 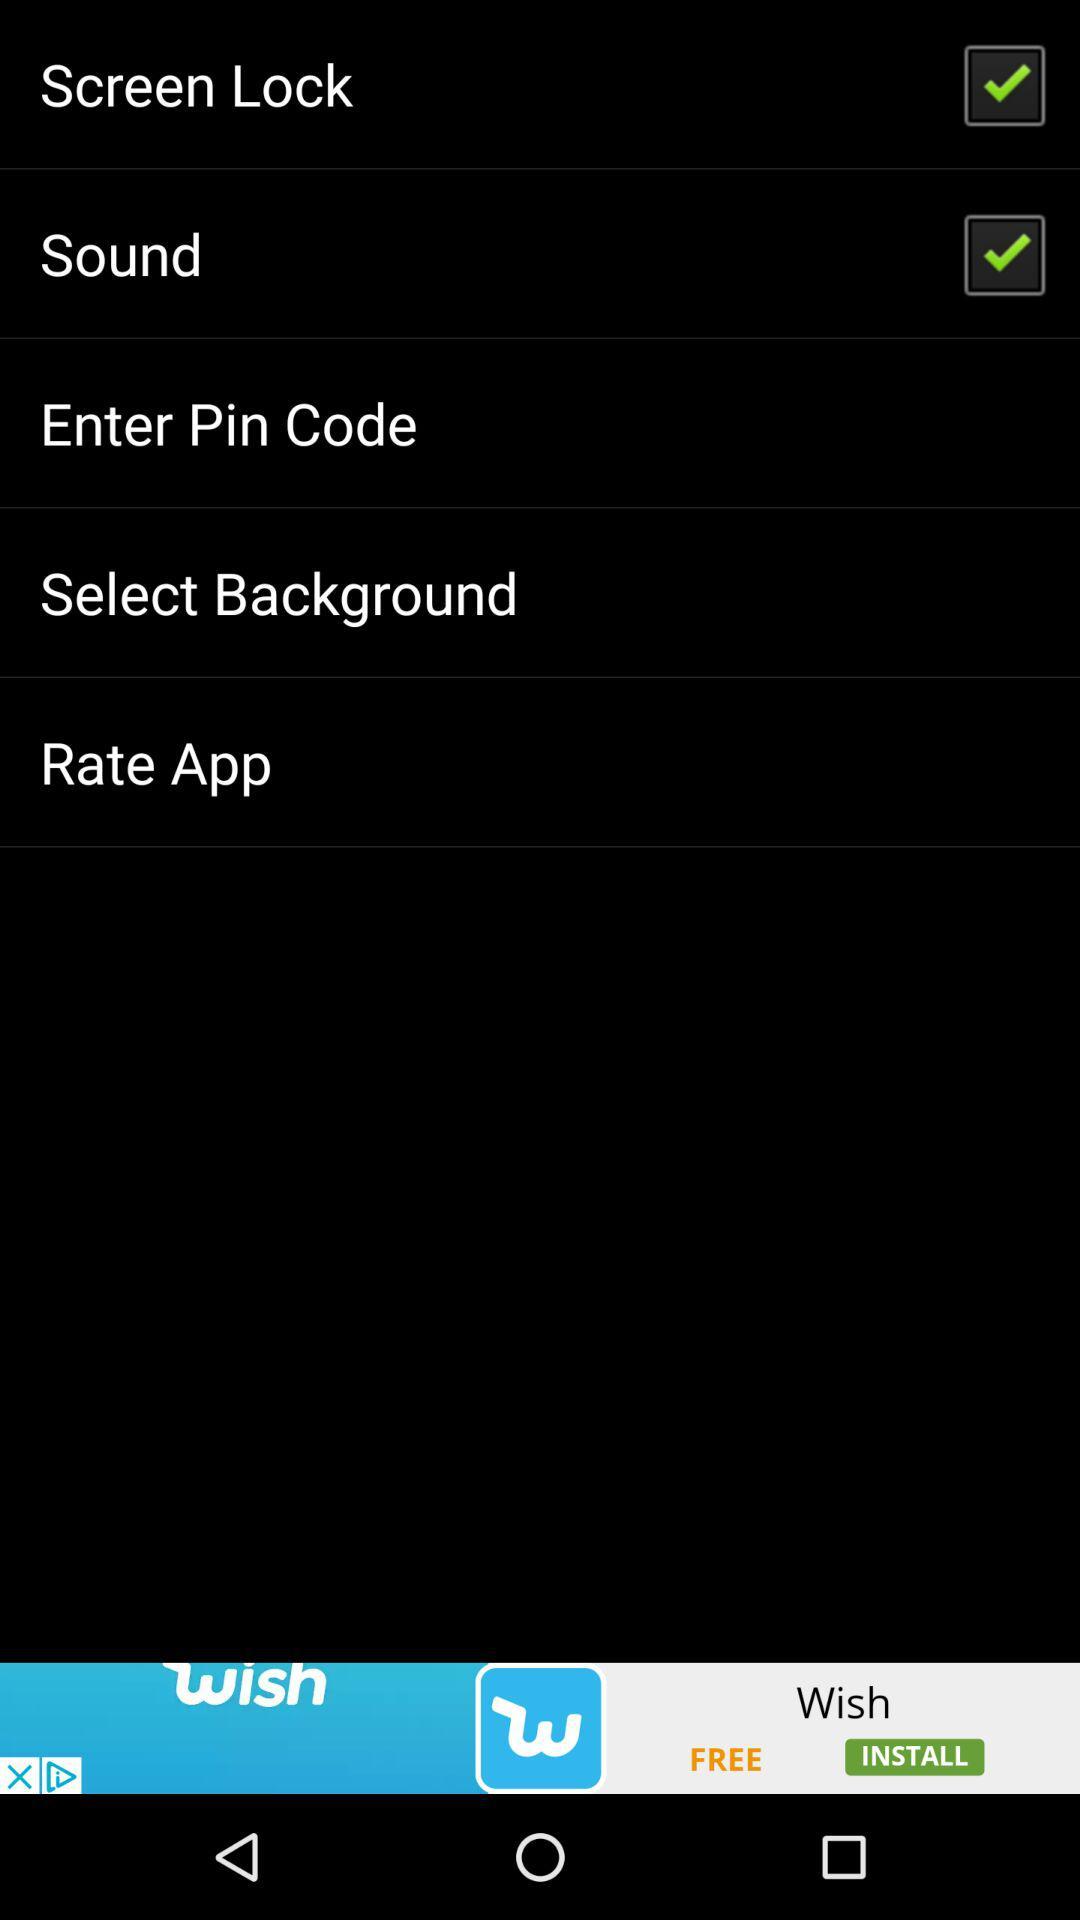 What do you see at coordinates (540, 1727) in the screenshot?
I see `advertisement` at bounding box center [540, 1727].